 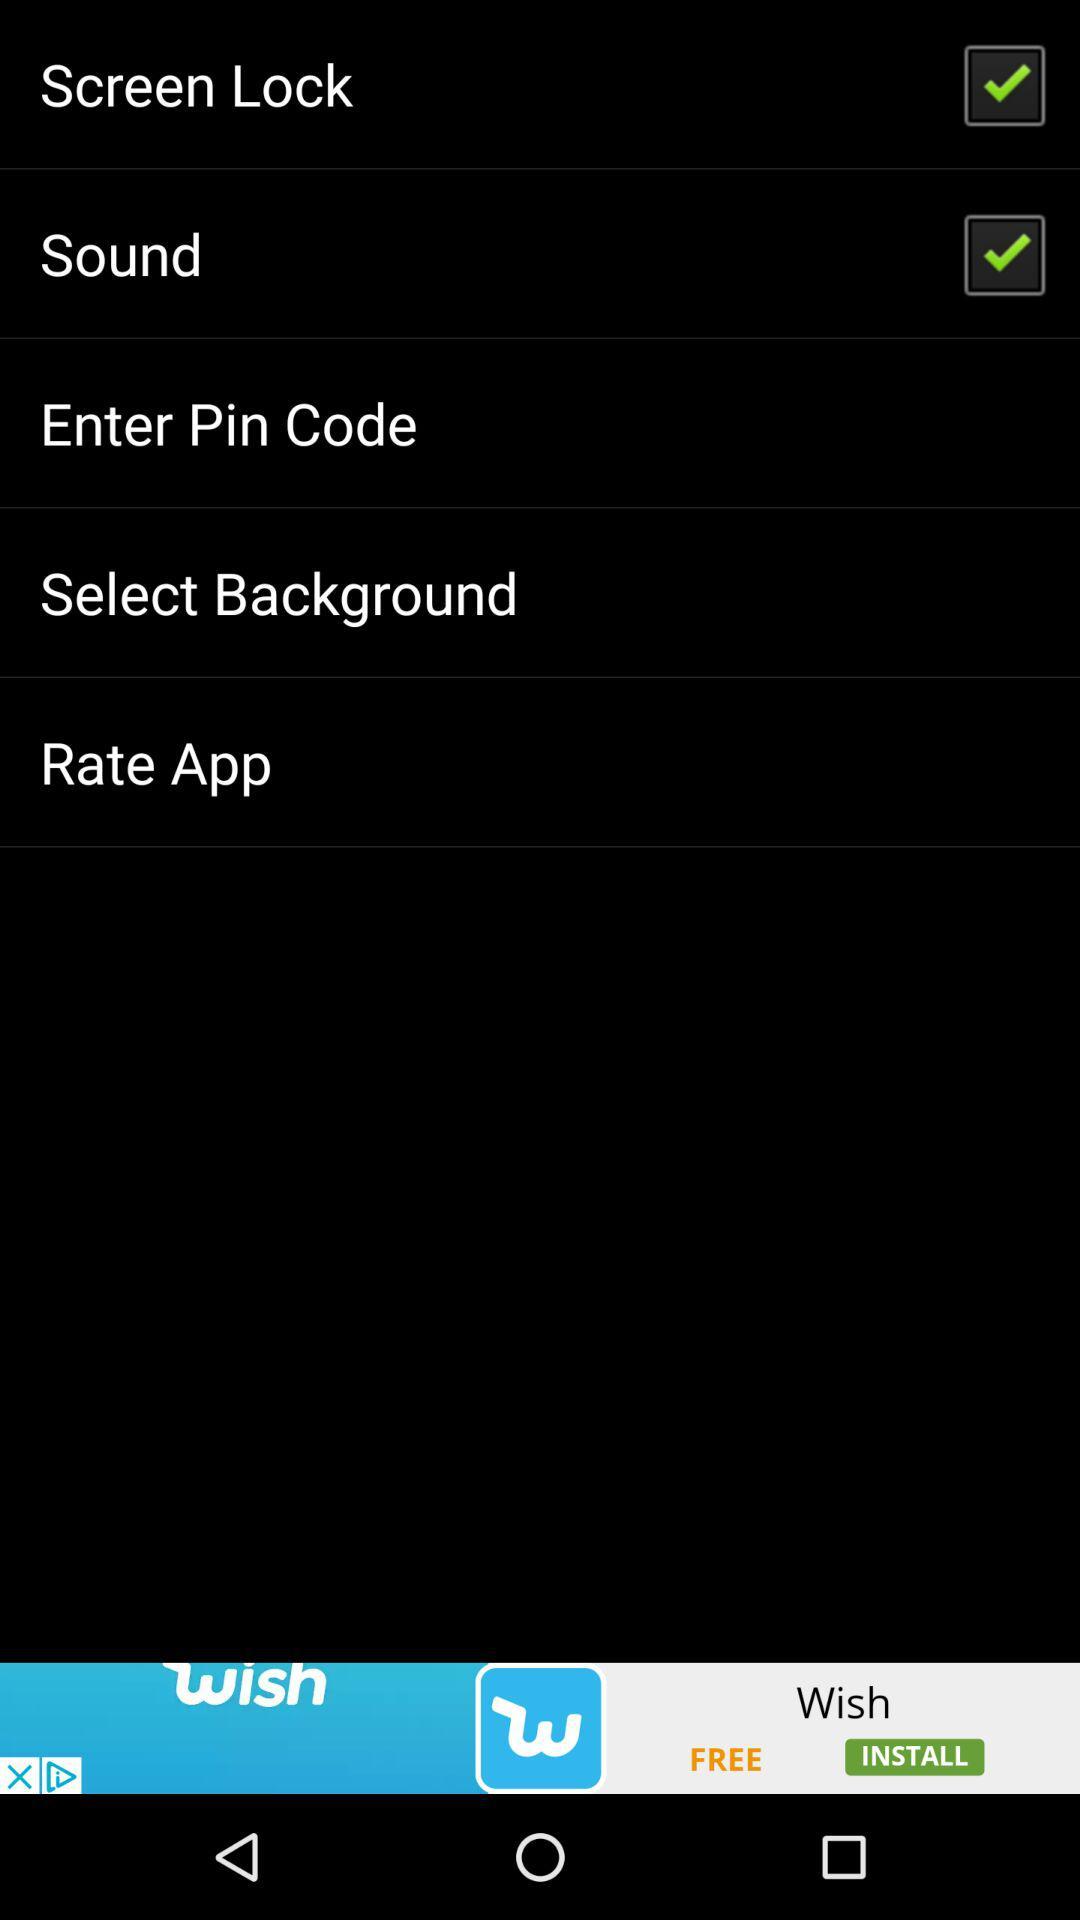 What do you see at coordinates (540, 1727) in the screenshot?
I see `advertisement` at bounding box center [540, 1727].